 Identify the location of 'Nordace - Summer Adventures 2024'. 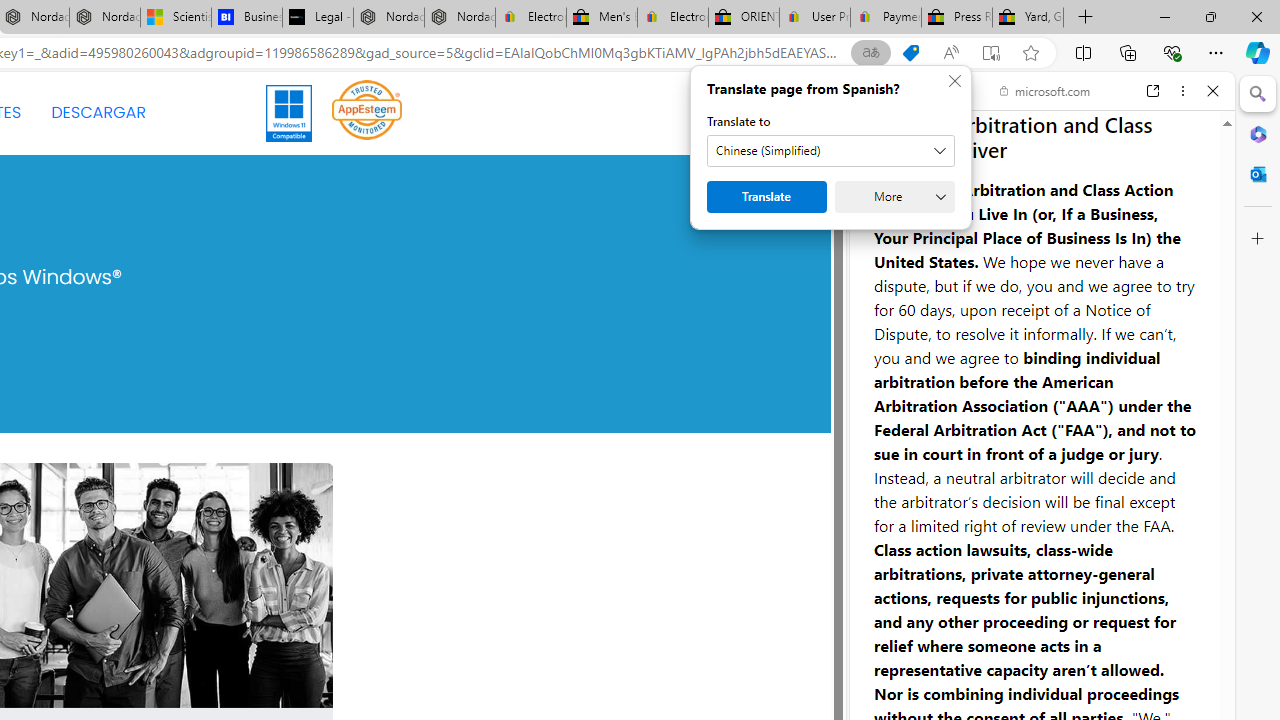
(389, 17).